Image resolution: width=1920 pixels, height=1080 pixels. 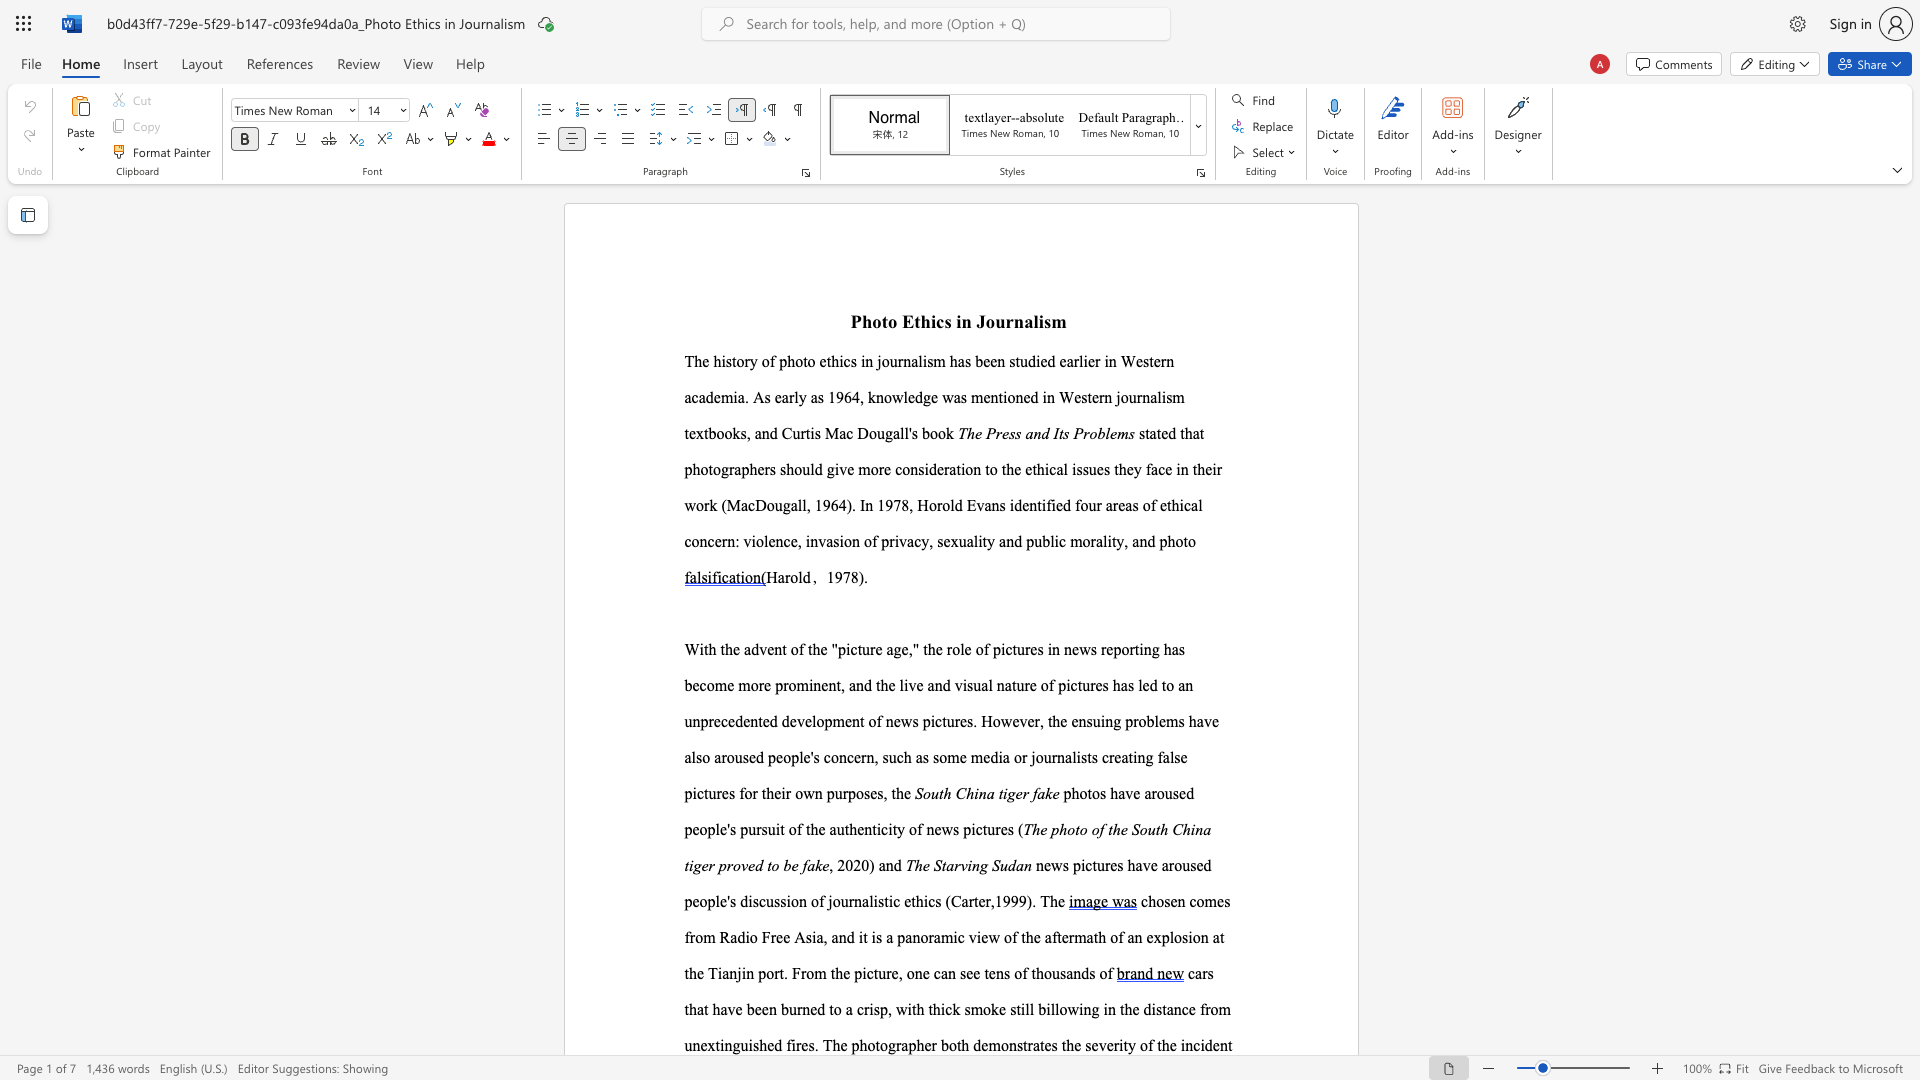 What do you see at coordinates (739, 504) in the screenshot?
I see `the subset text "acDougall, 1964)" within the text "(MacDougall, 1964)"` at bounding box center [739, 504].